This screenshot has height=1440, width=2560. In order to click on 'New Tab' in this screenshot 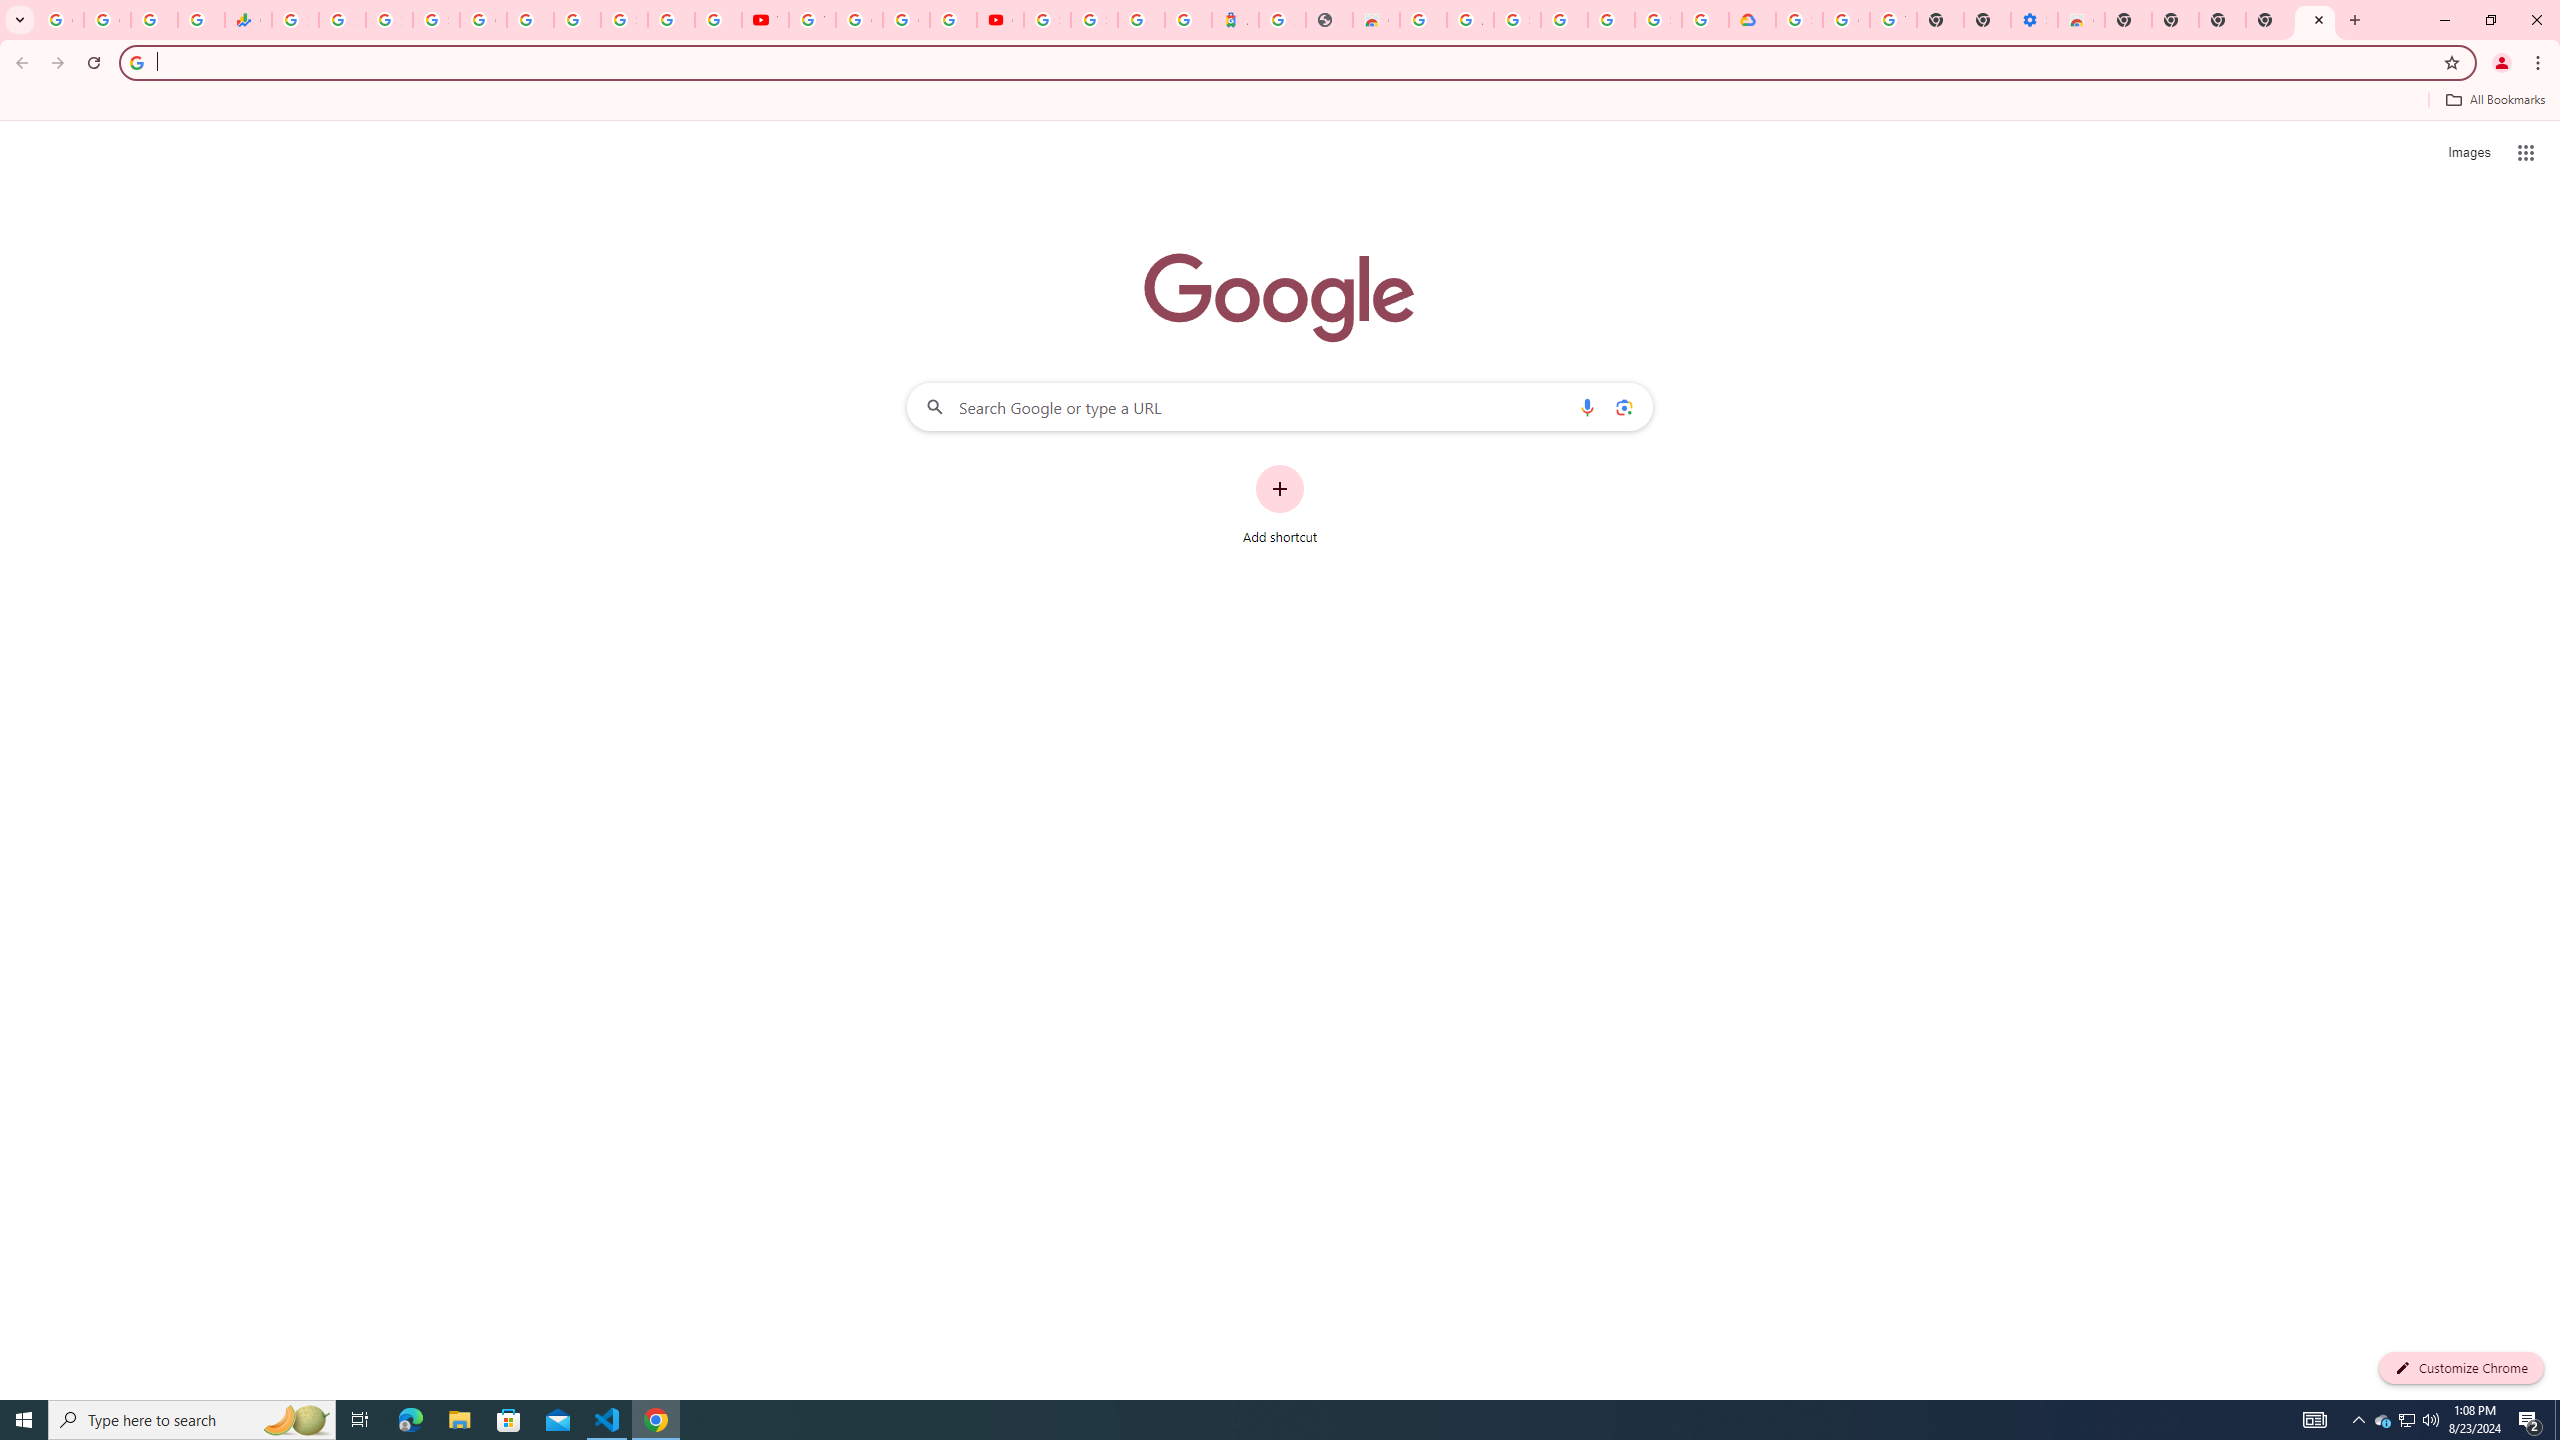, I will do `click(2268, 19)`.